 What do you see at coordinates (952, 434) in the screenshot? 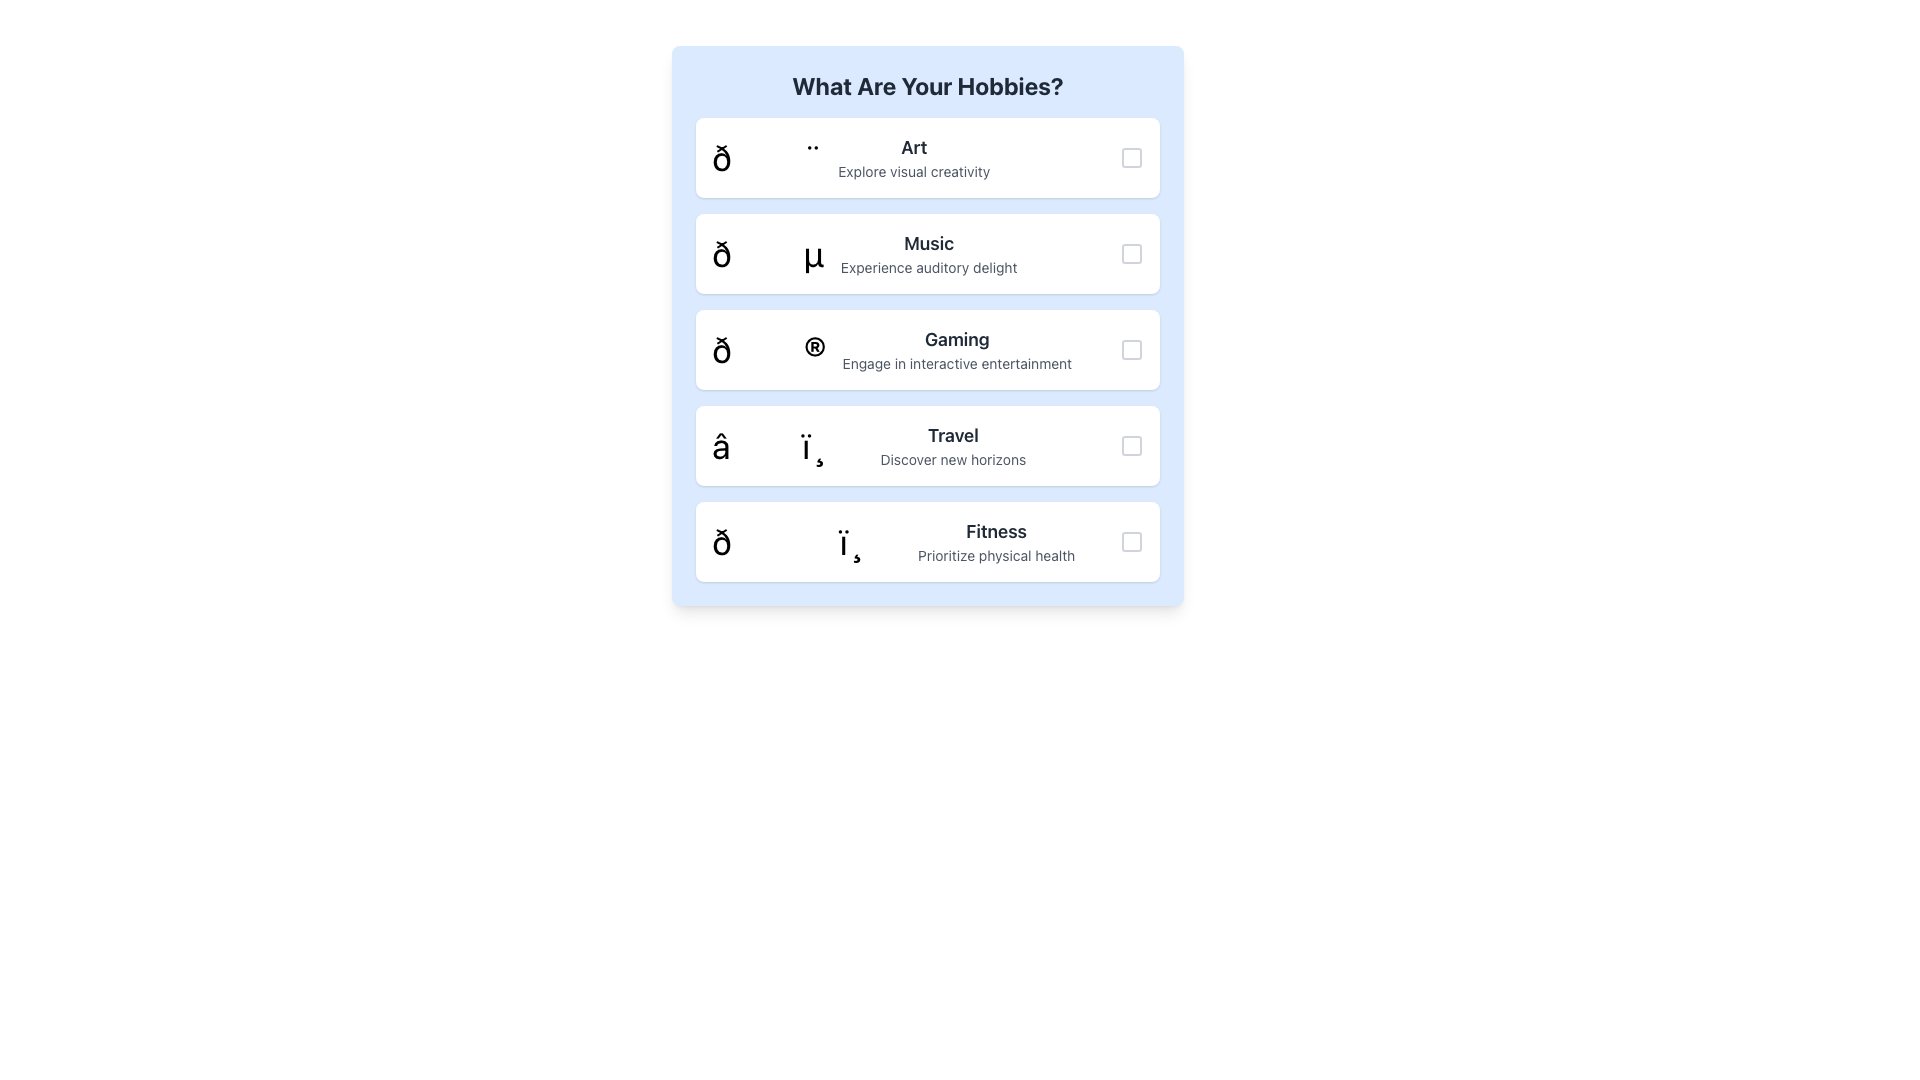
I see `the text label that serves as the header for the hobby option 'Travel', which is positioned as the primary title of the card in the fourth position of a vertical list of hobby options` at bounding box center [952, 434].